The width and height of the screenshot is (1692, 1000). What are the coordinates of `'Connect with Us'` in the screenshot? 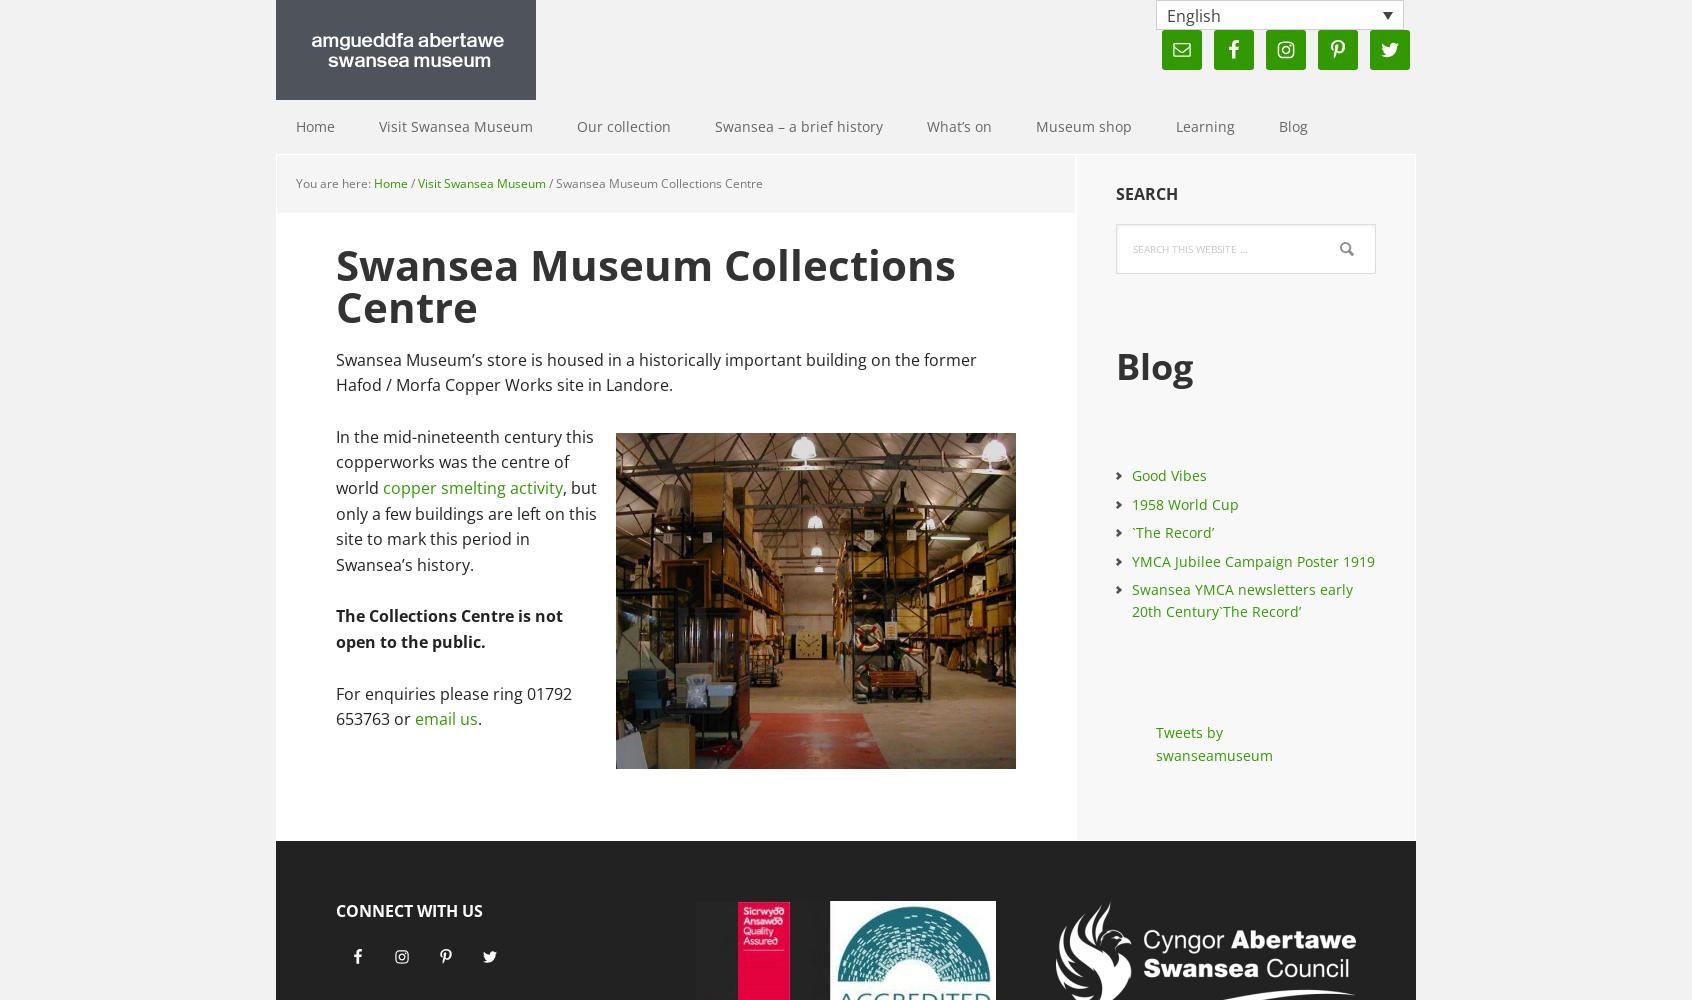 It's located at (409, 911).